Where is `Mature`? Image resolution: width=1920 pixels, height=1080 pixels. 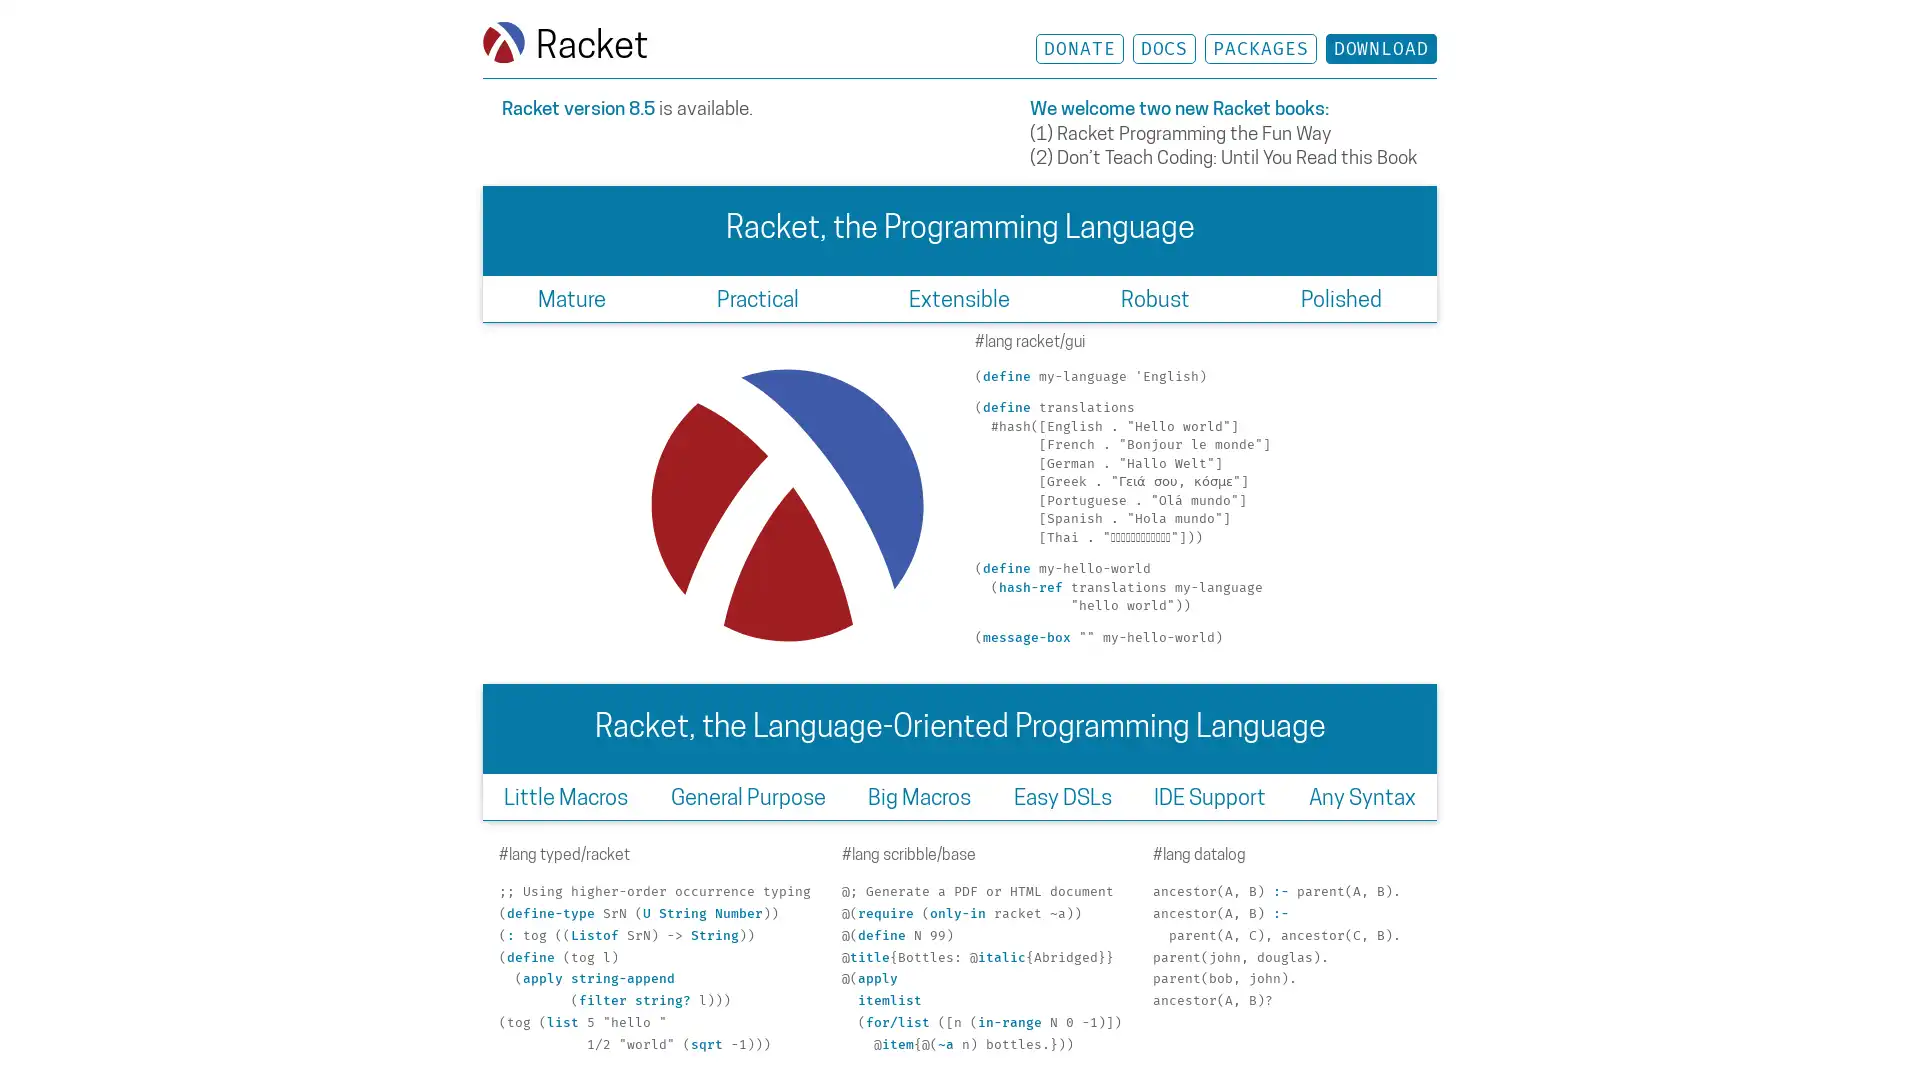 Mature is located at coordinates (570, 298).